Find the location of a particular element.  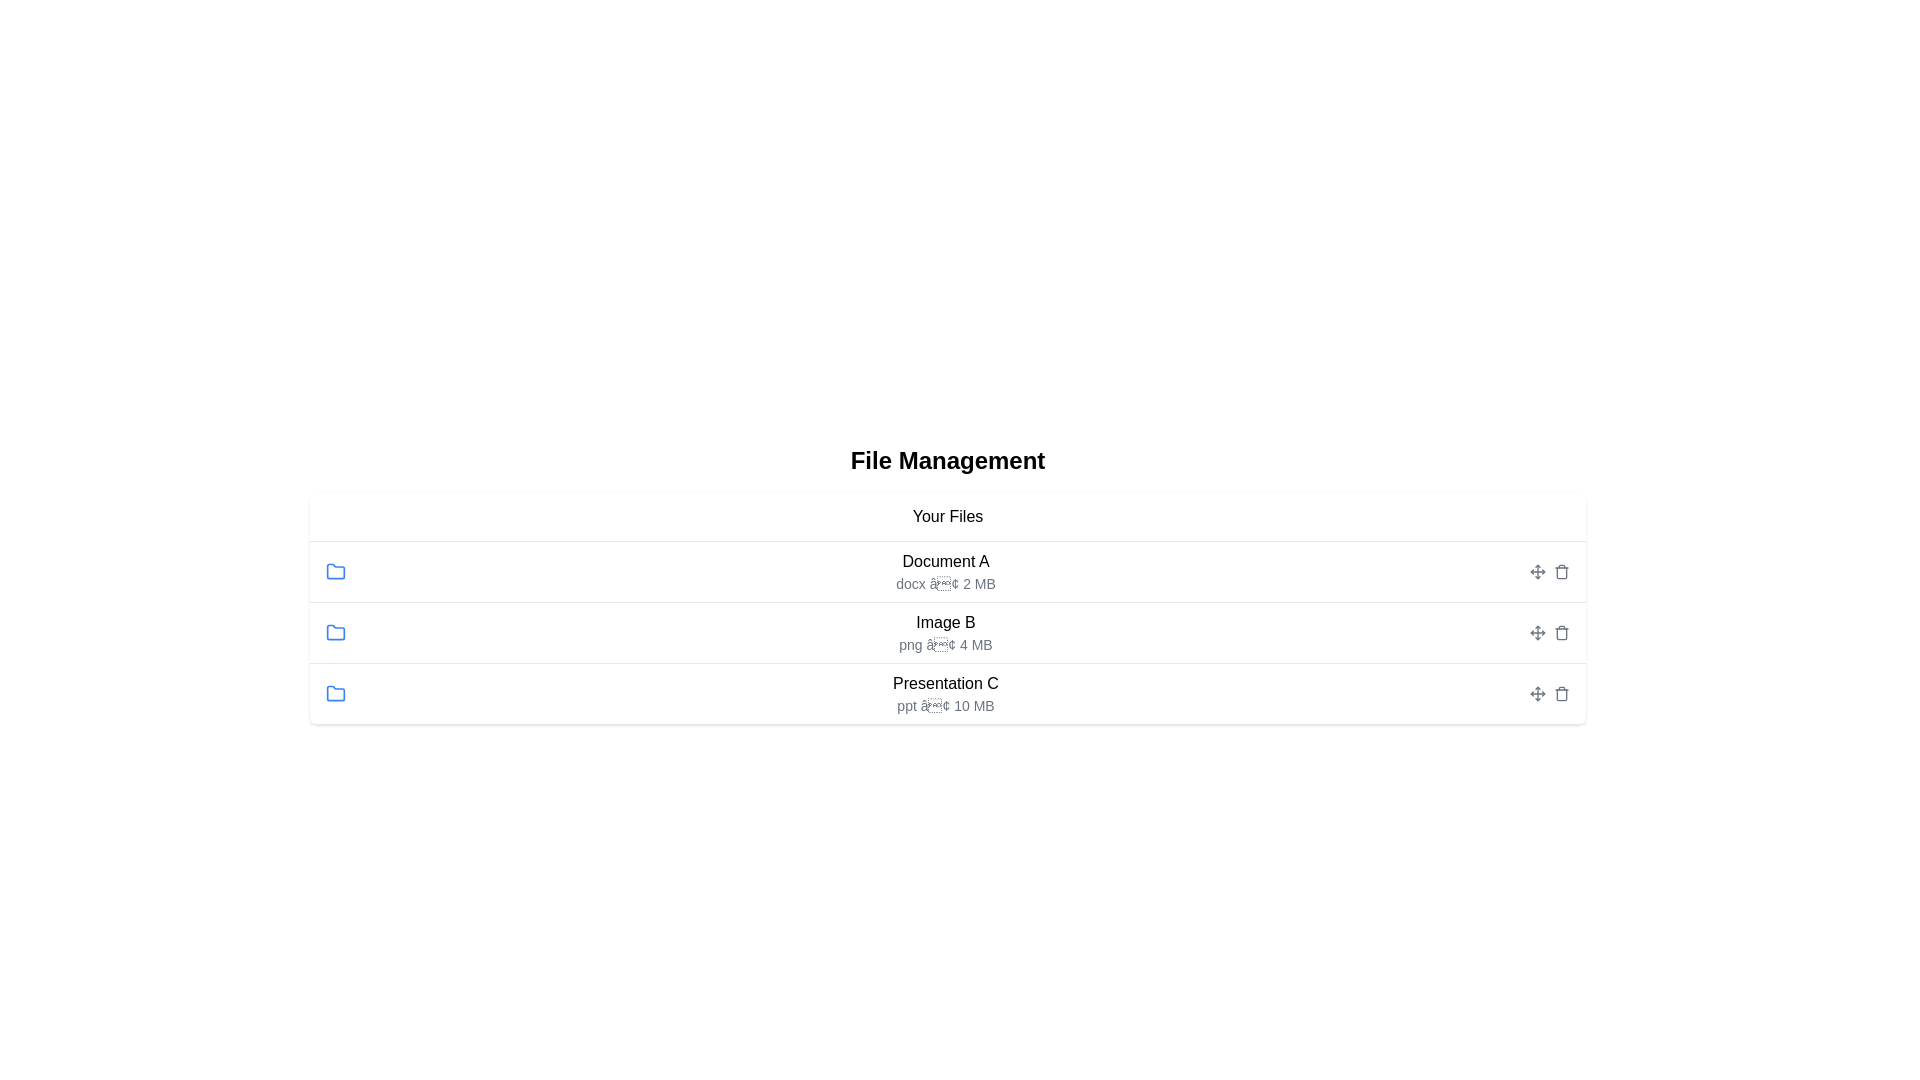

the arrow icon within the Grouped Action Icons located at the far right end of the row for 'Document A' in the 'Your Files' section is located at coordinates (1549, 571).